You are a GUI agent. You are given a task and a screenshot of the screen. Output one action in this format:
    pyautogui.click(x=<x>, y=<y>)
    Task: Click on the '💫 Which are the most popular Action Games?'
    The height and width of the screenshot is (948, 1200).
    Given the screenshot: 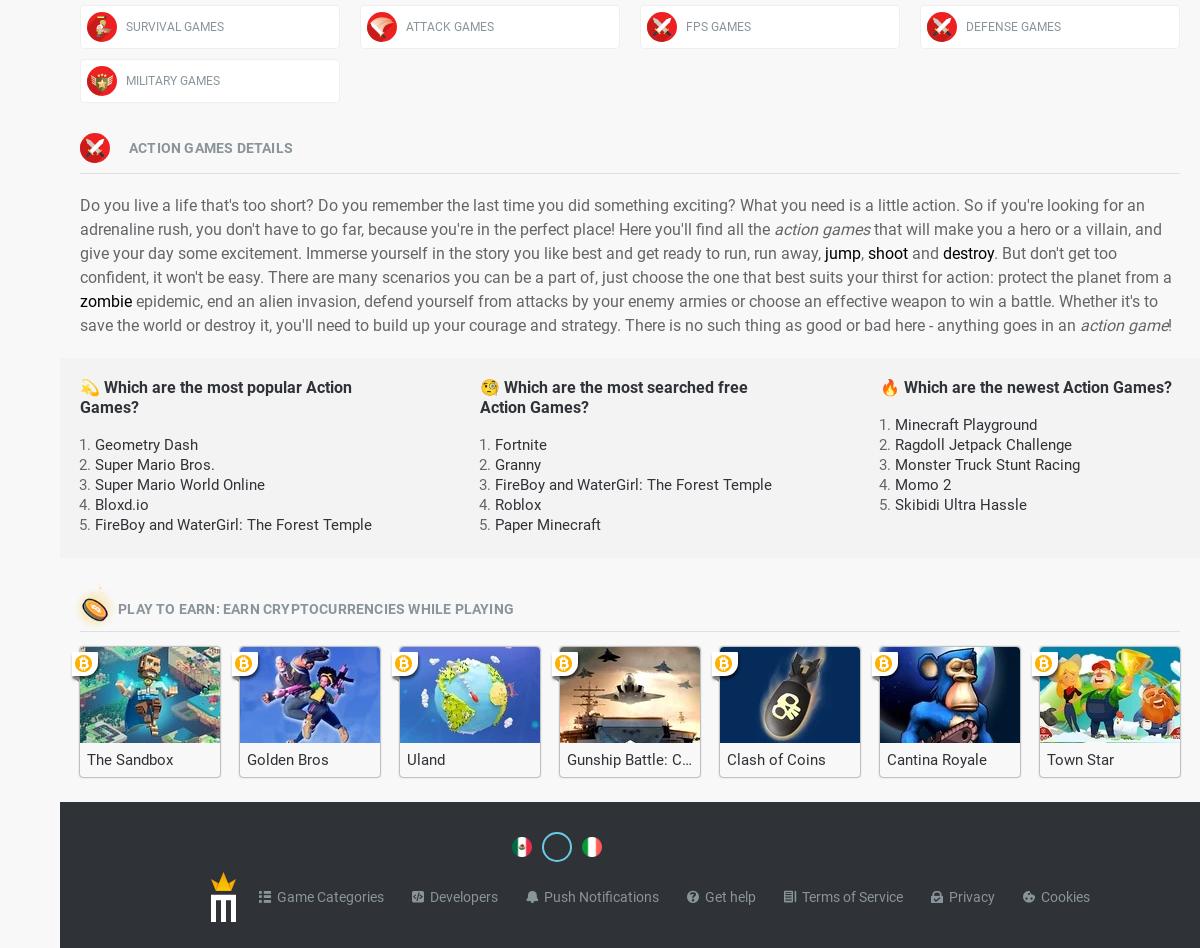 What is the action you would take?
    pyautogui.click(x=215, y=396)
    